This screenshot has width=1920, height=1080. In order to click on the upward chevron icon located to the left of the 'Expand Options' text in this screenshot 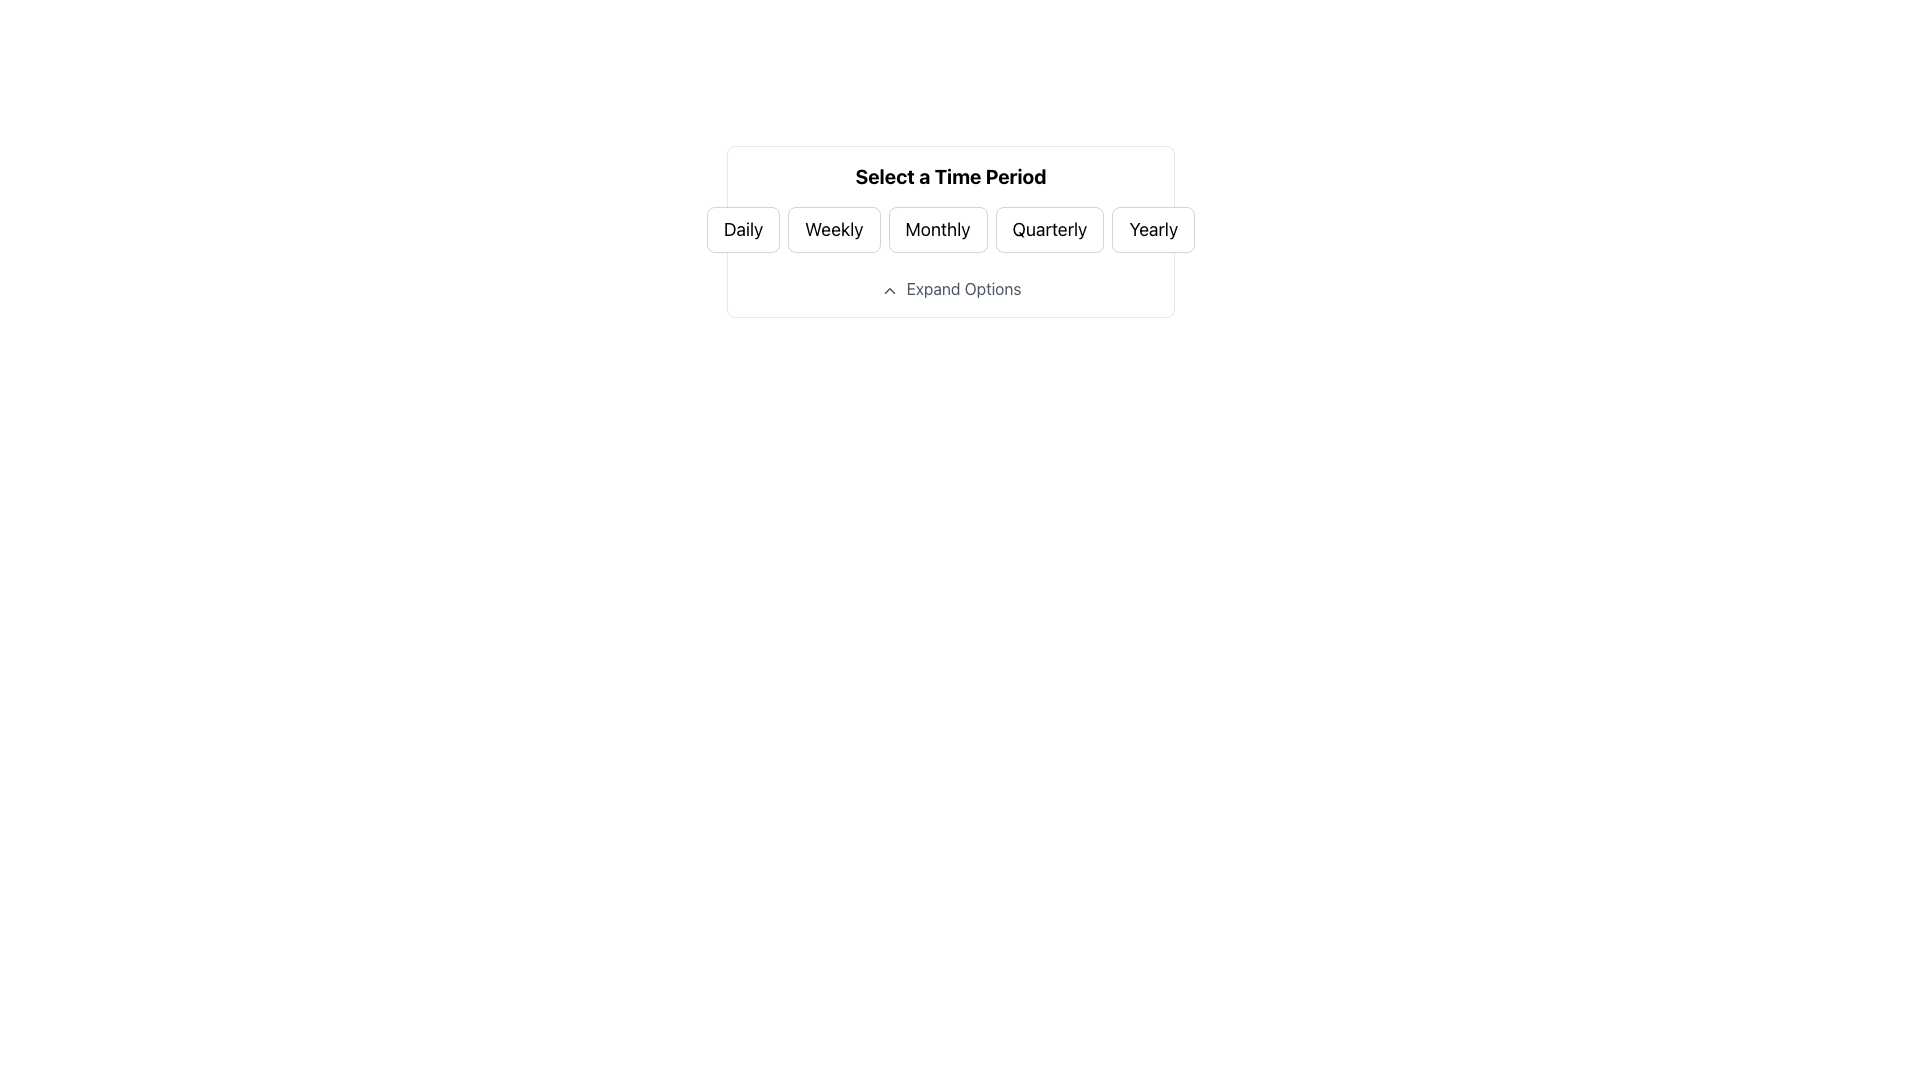, I will do `click(888, 290)`.